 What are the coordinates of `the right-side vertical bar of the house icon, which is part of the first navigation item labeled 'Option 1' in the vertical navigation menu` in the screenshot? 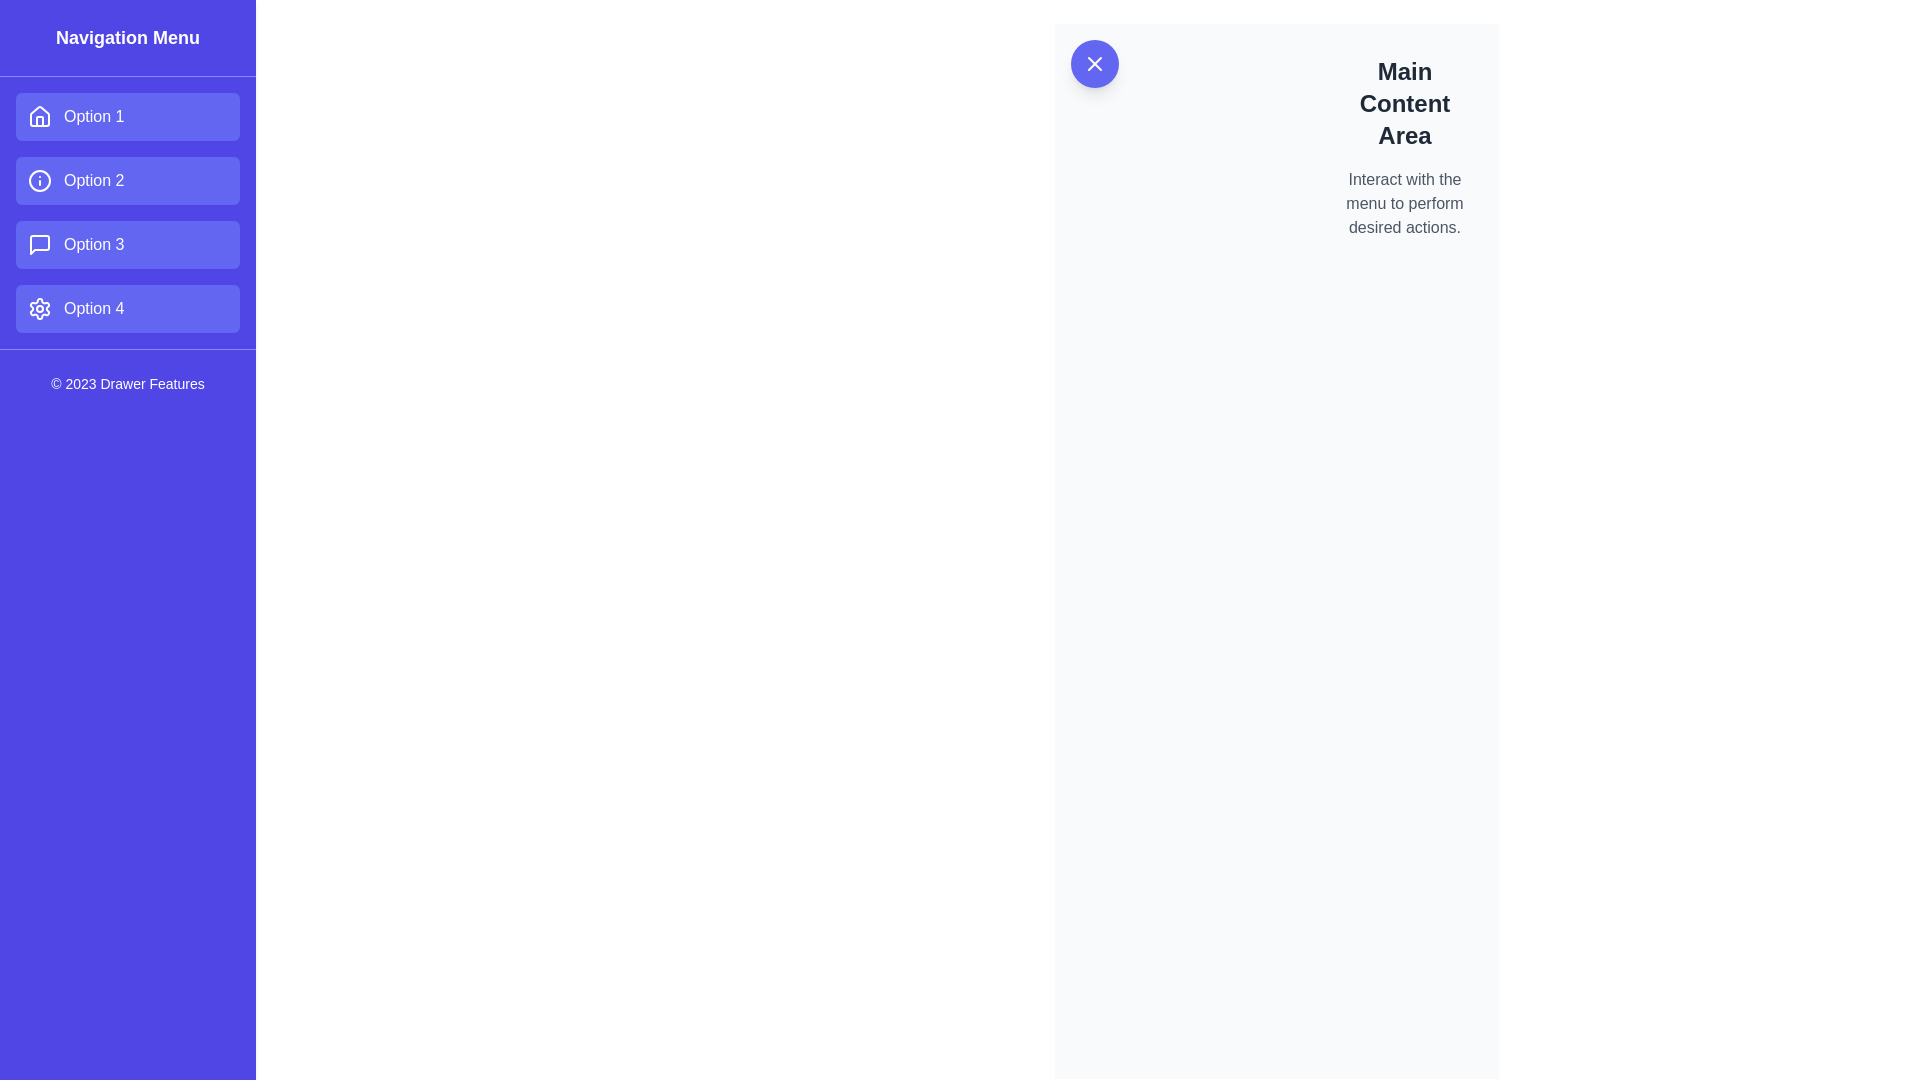 It's located at (39, 121).